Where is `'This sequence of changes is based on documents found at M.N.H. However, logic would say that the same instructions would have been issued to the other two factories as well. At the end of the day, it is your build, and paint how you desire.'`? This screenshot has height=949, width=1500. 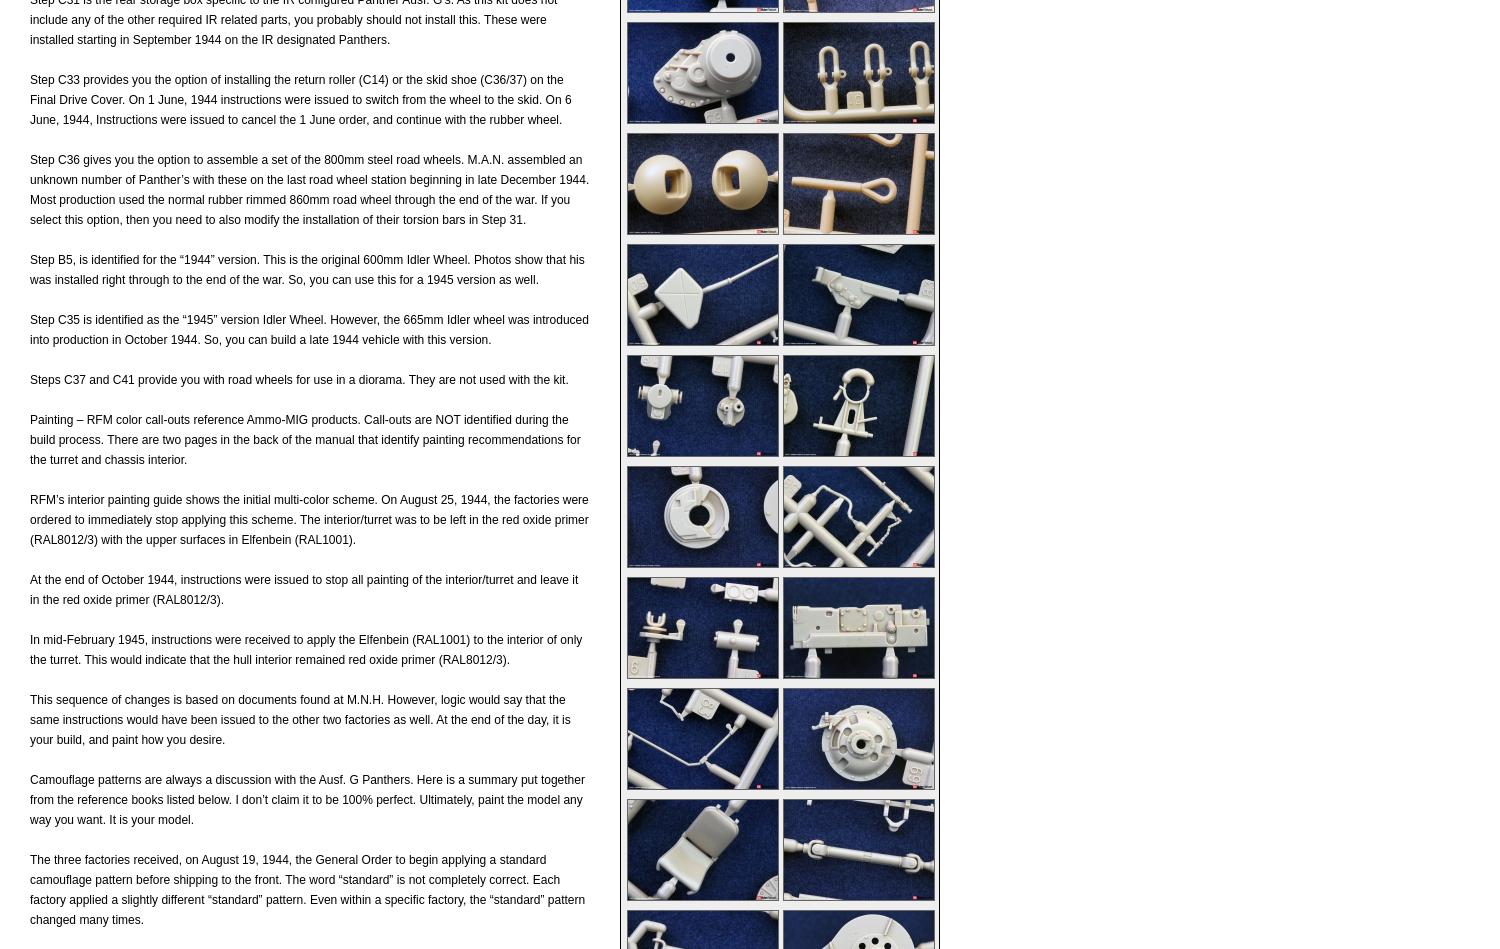 'This sequence of changes is based on documents found at M.N.H. However, logic would say that the same instructions would have been issued to the other two factories as well. At the end of the day, it is your build, and paint how you desire.' is located at coordinates (300, 720).